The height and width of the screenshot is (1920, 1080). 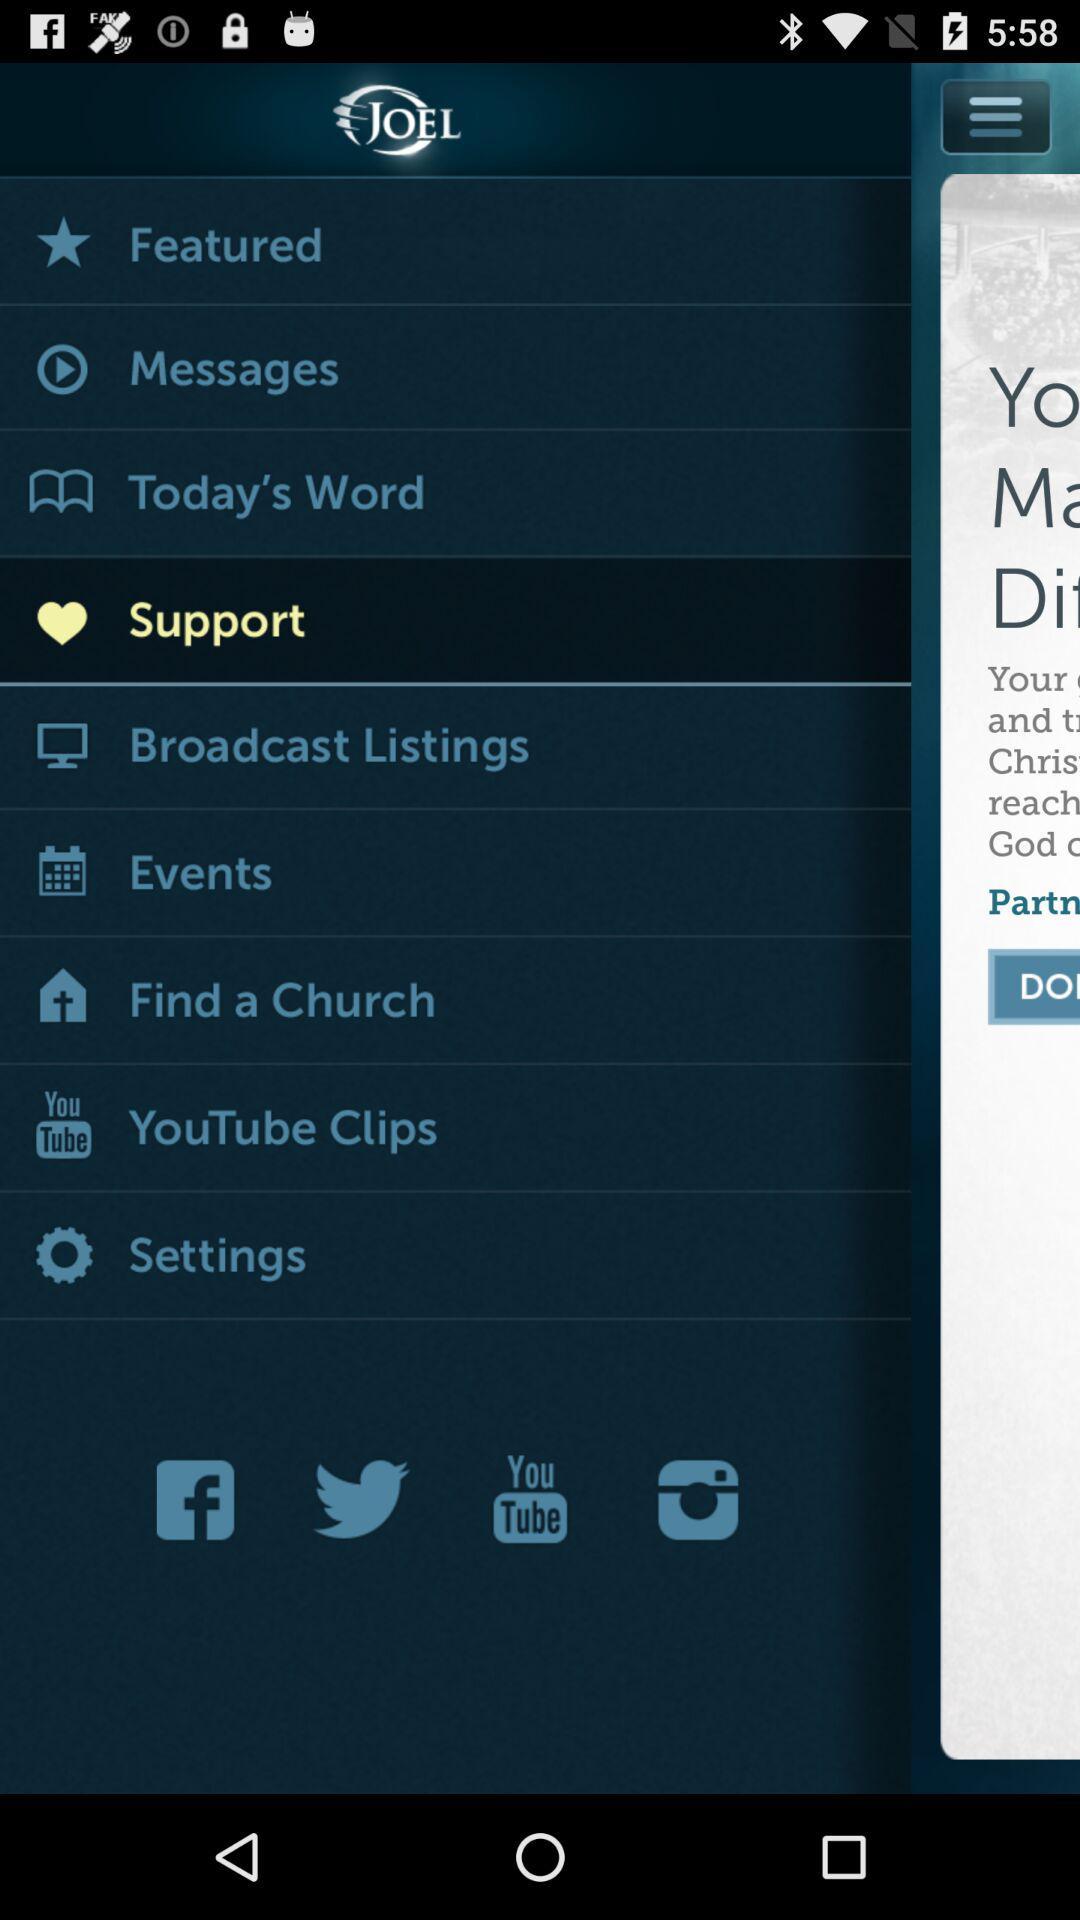 What do you see at coordinates (697, 1499) in the screenshot?
I see `instagram option` at bounding box center [697, 1499].